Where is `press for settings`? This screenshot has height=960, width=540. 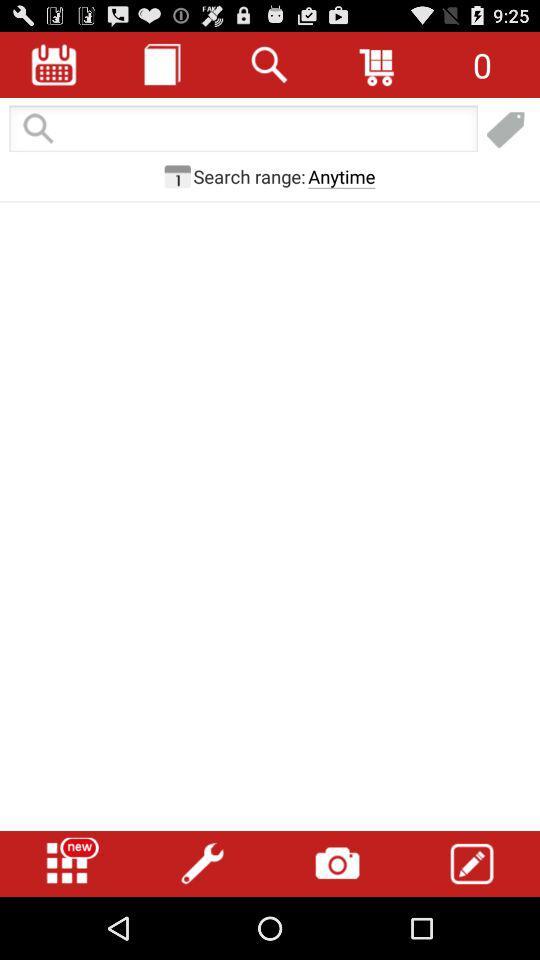
press for settings is located at coordinates (202, 863).